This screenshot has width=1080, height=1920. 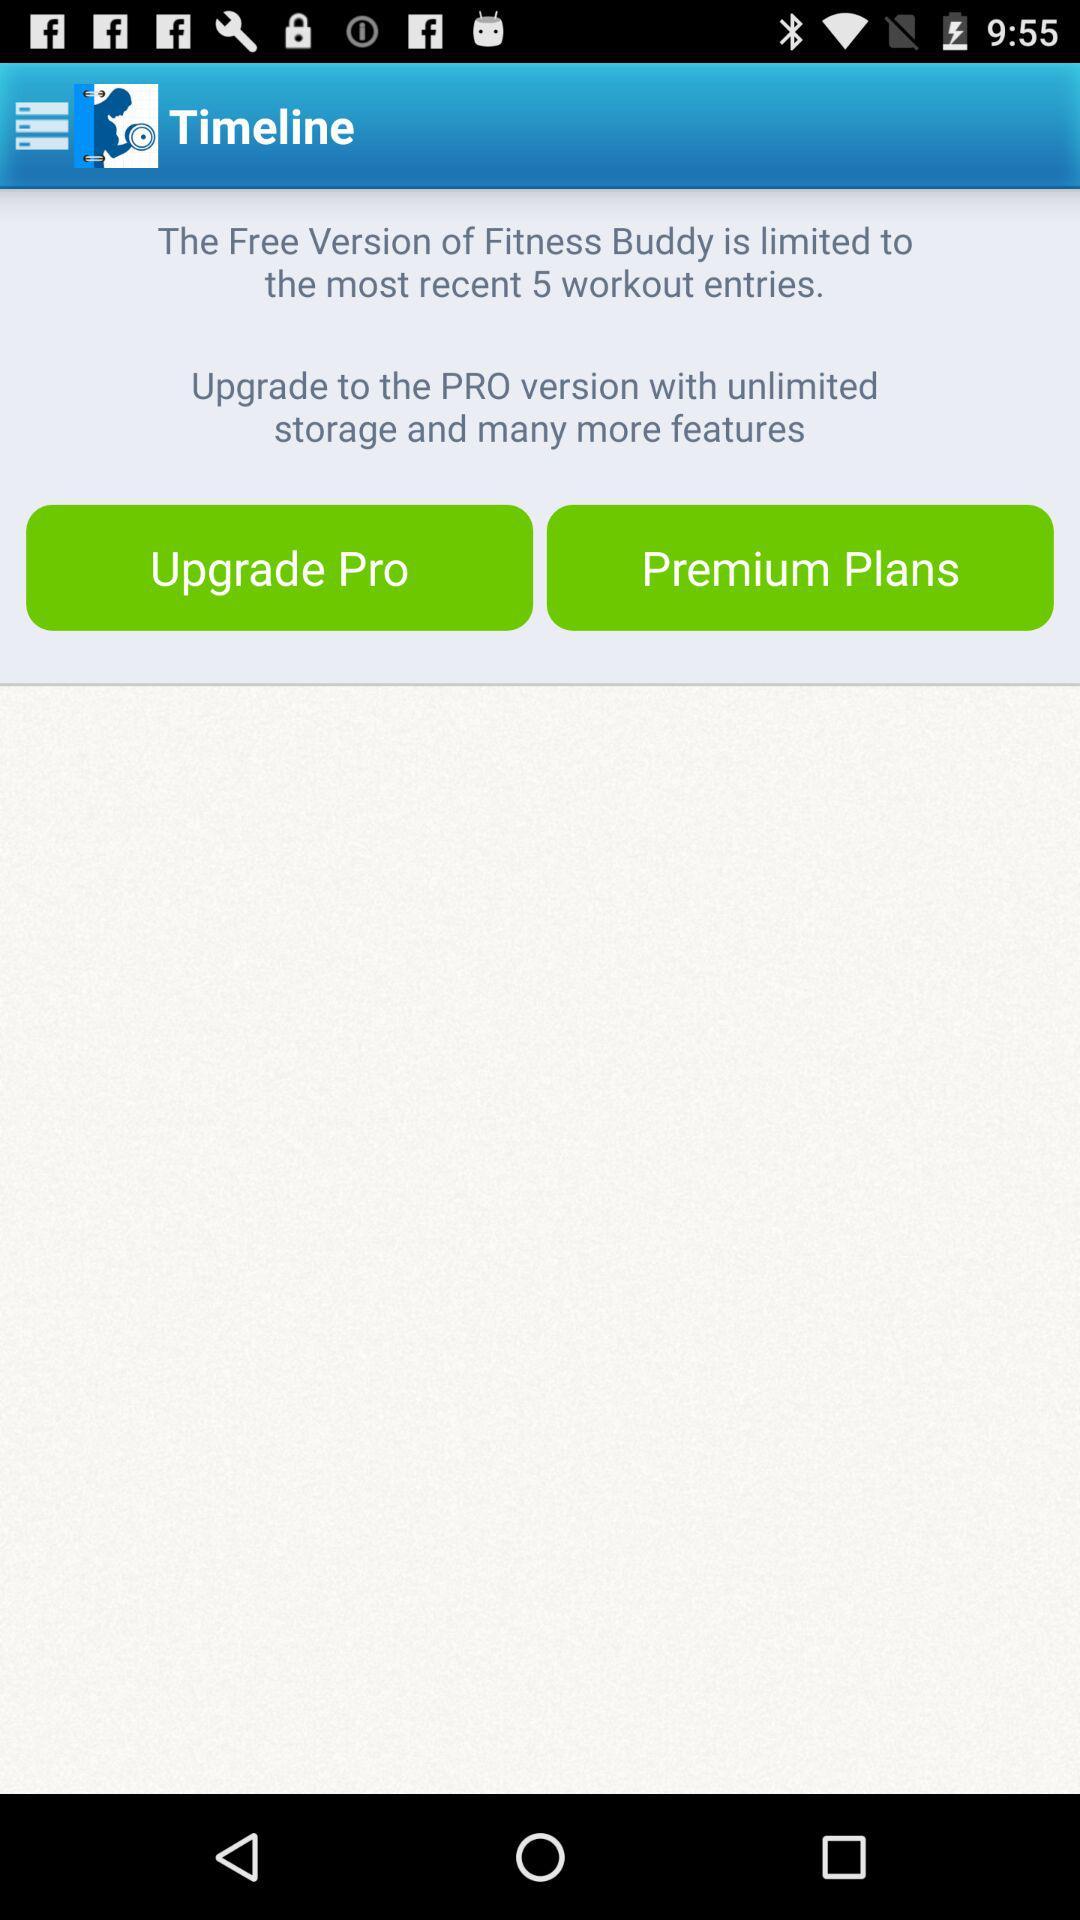 I want to click on the icon to the right of upgrade pro item, so click(x=799, y=566).